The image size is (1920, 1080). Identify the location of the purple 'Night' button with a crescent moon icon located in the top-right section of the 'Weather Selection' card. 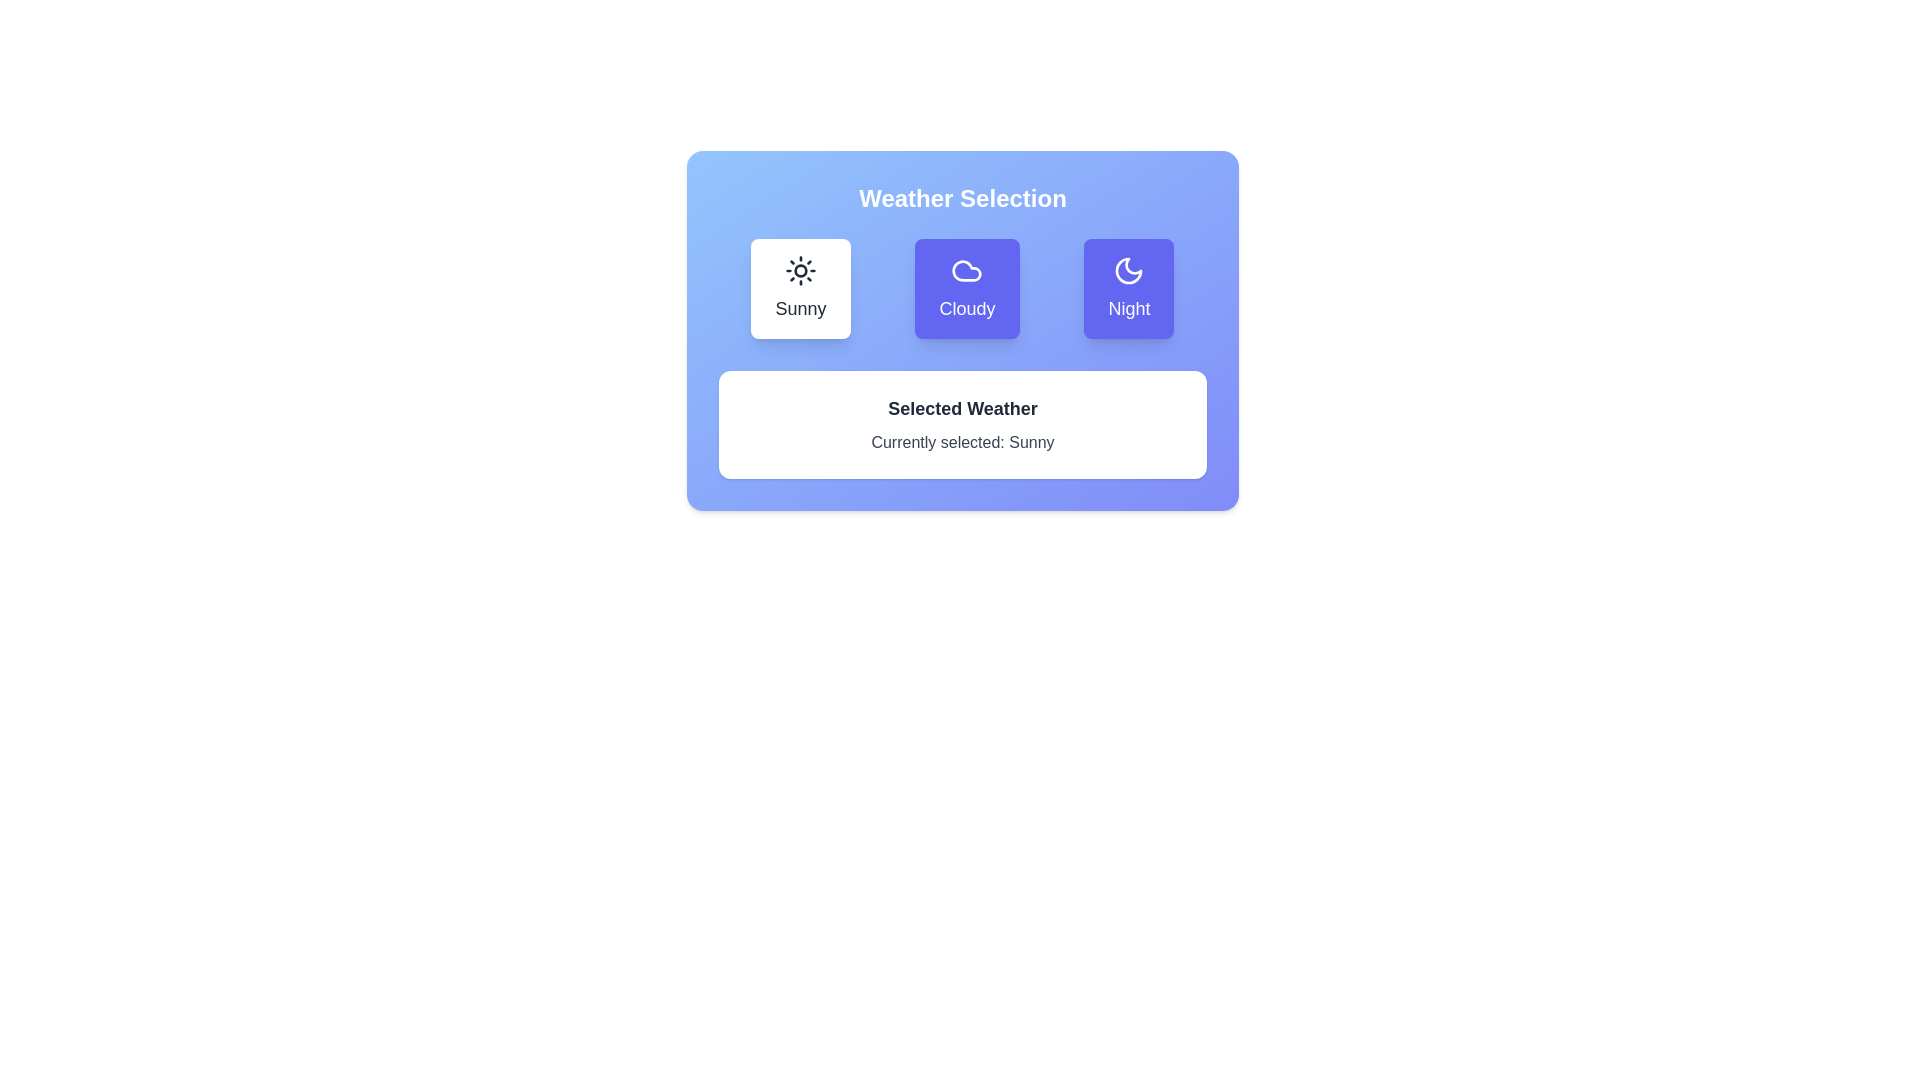
(1129, 289).